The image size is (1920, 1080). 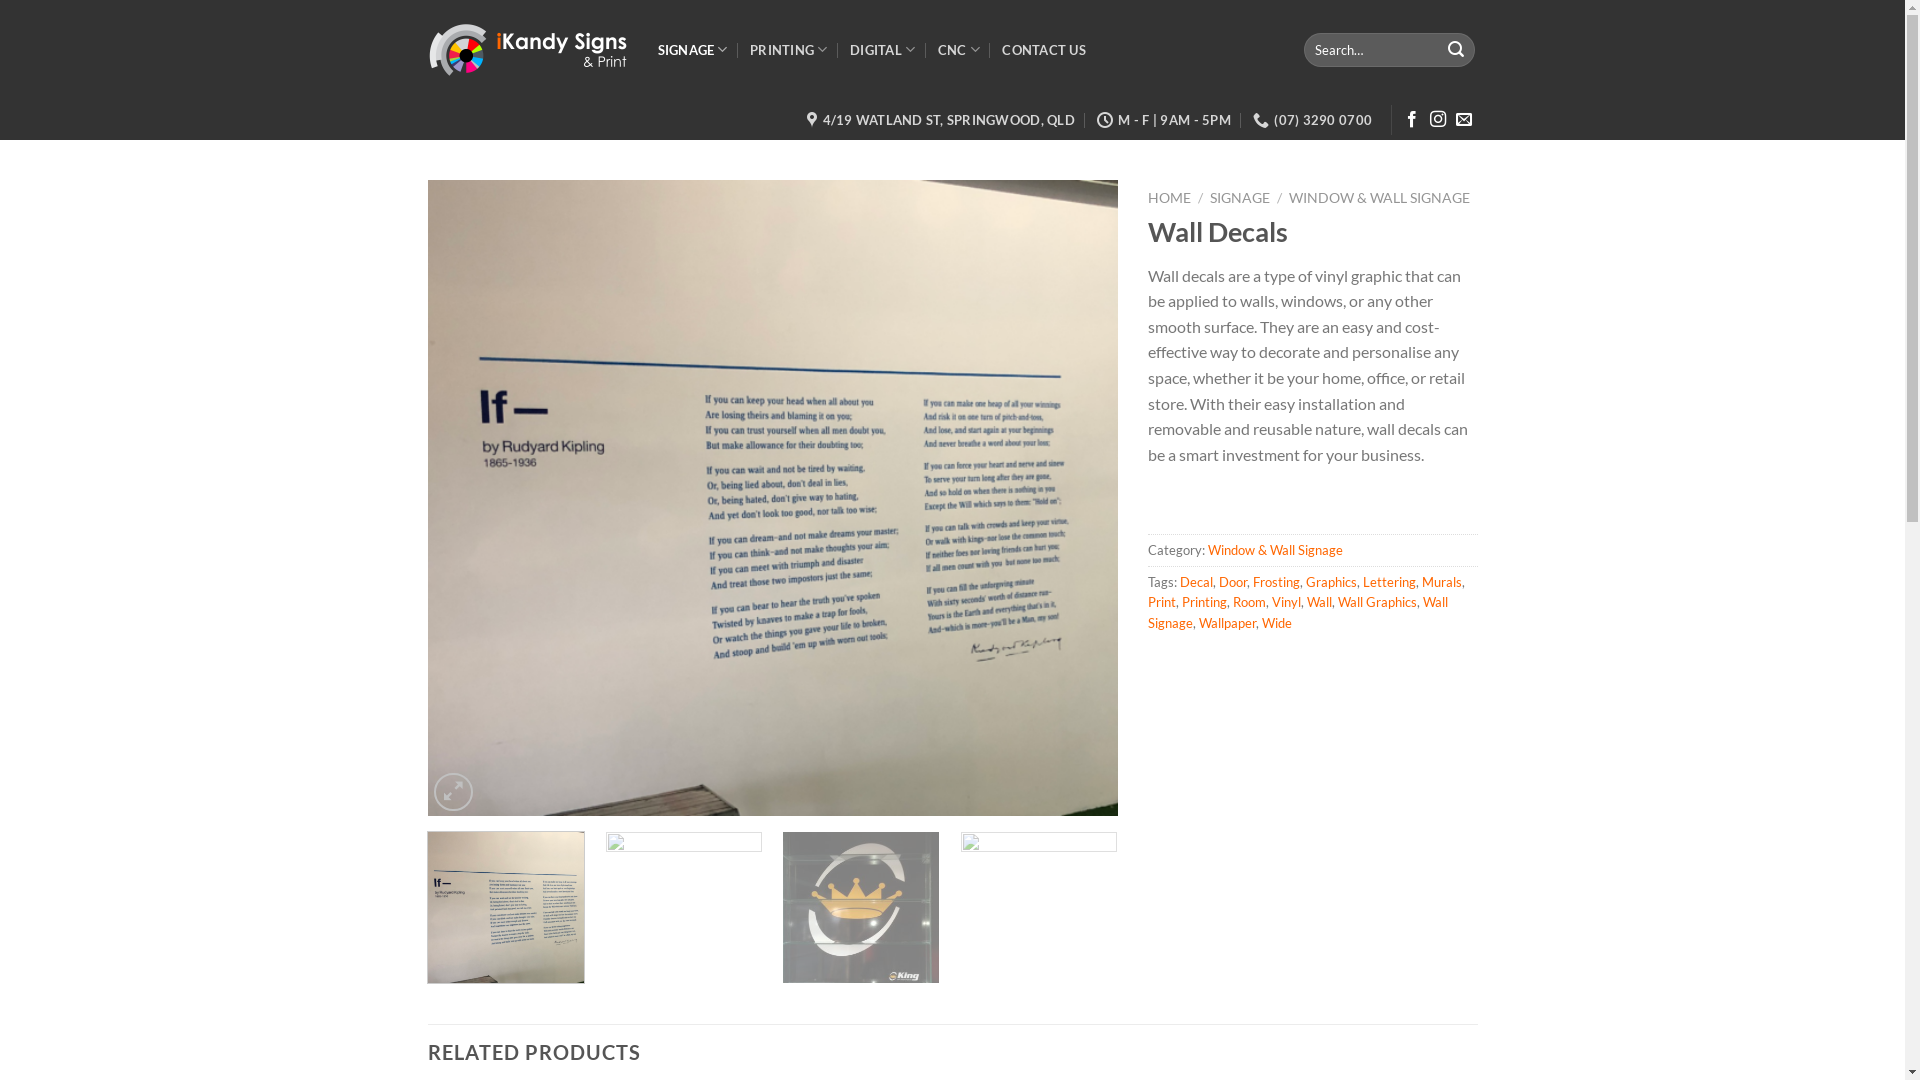 I want to click on 'WINDOW & WALL SIGNAGE', so click(x=1378, y=197).